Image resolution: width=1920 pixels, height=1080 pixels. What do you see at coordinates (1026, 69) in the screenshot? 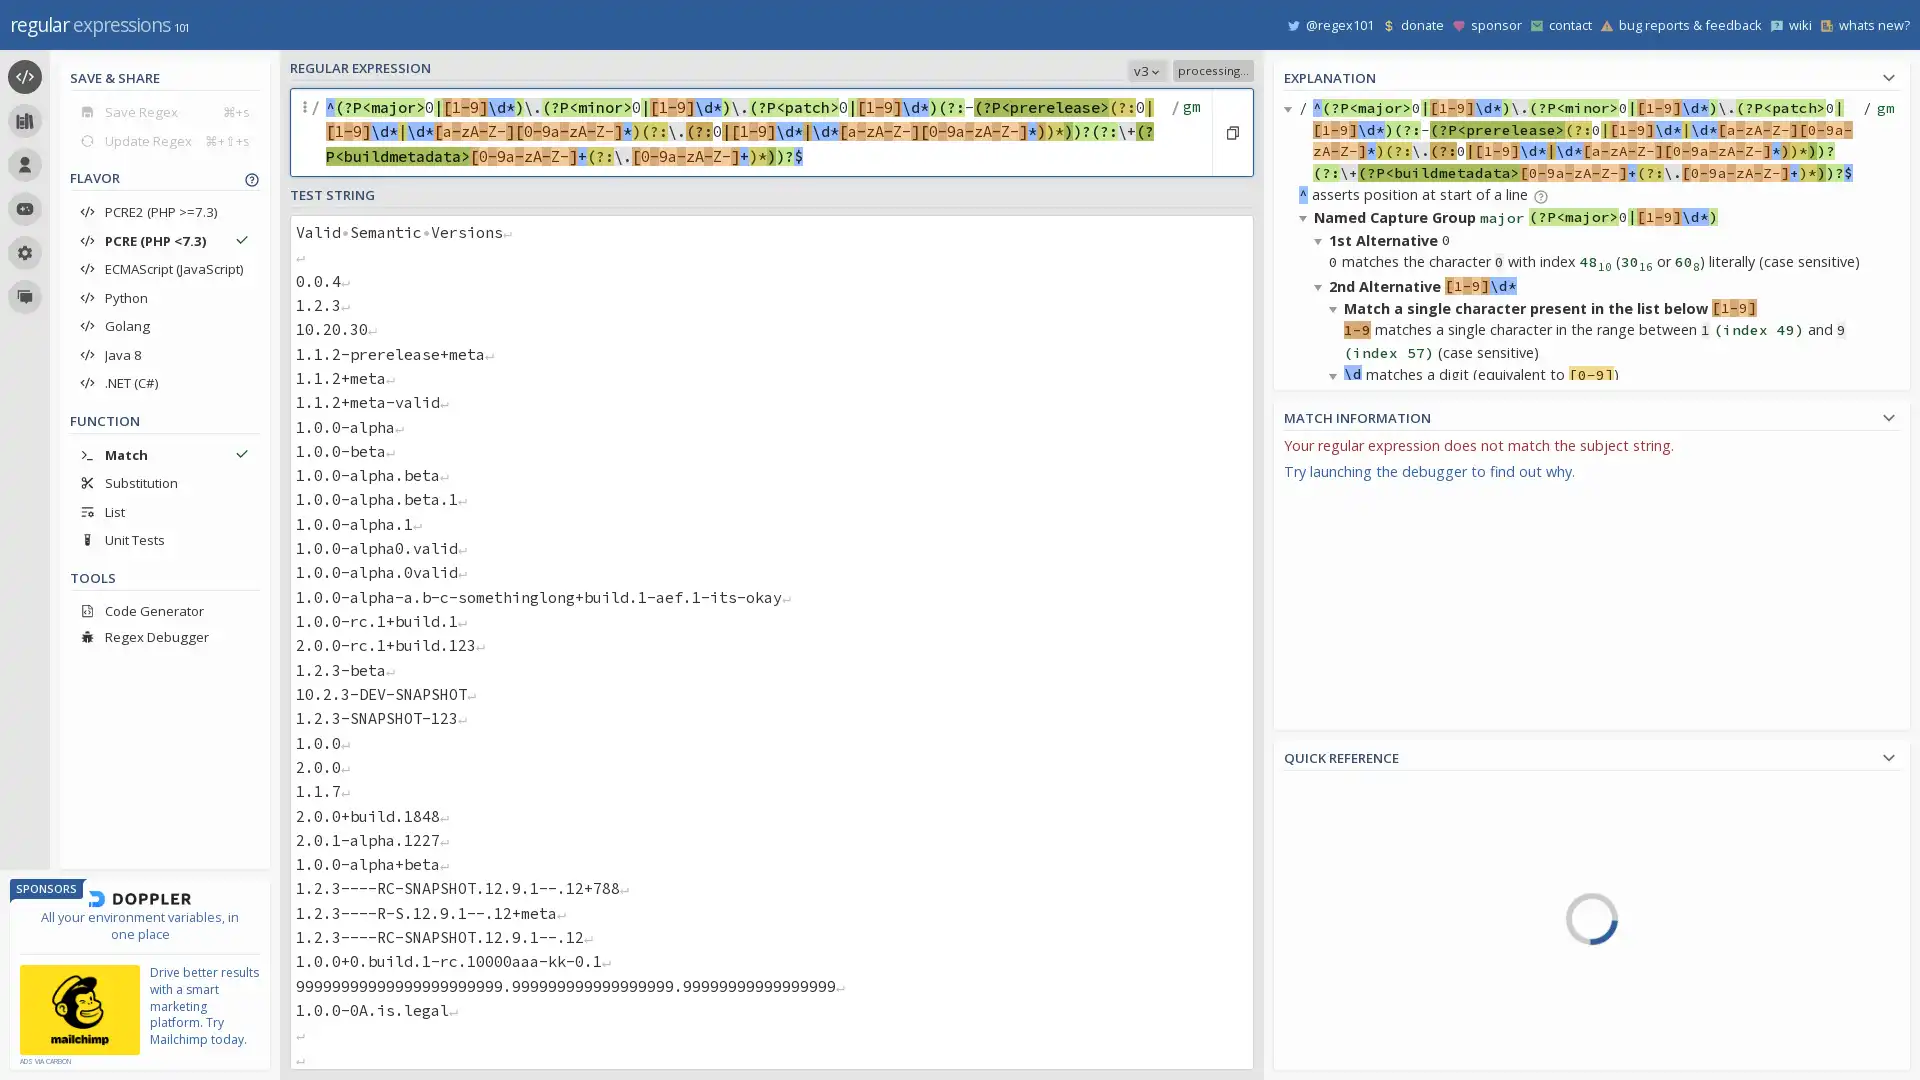
I see `Select Regex Version` at bounding box center [1026, 69].